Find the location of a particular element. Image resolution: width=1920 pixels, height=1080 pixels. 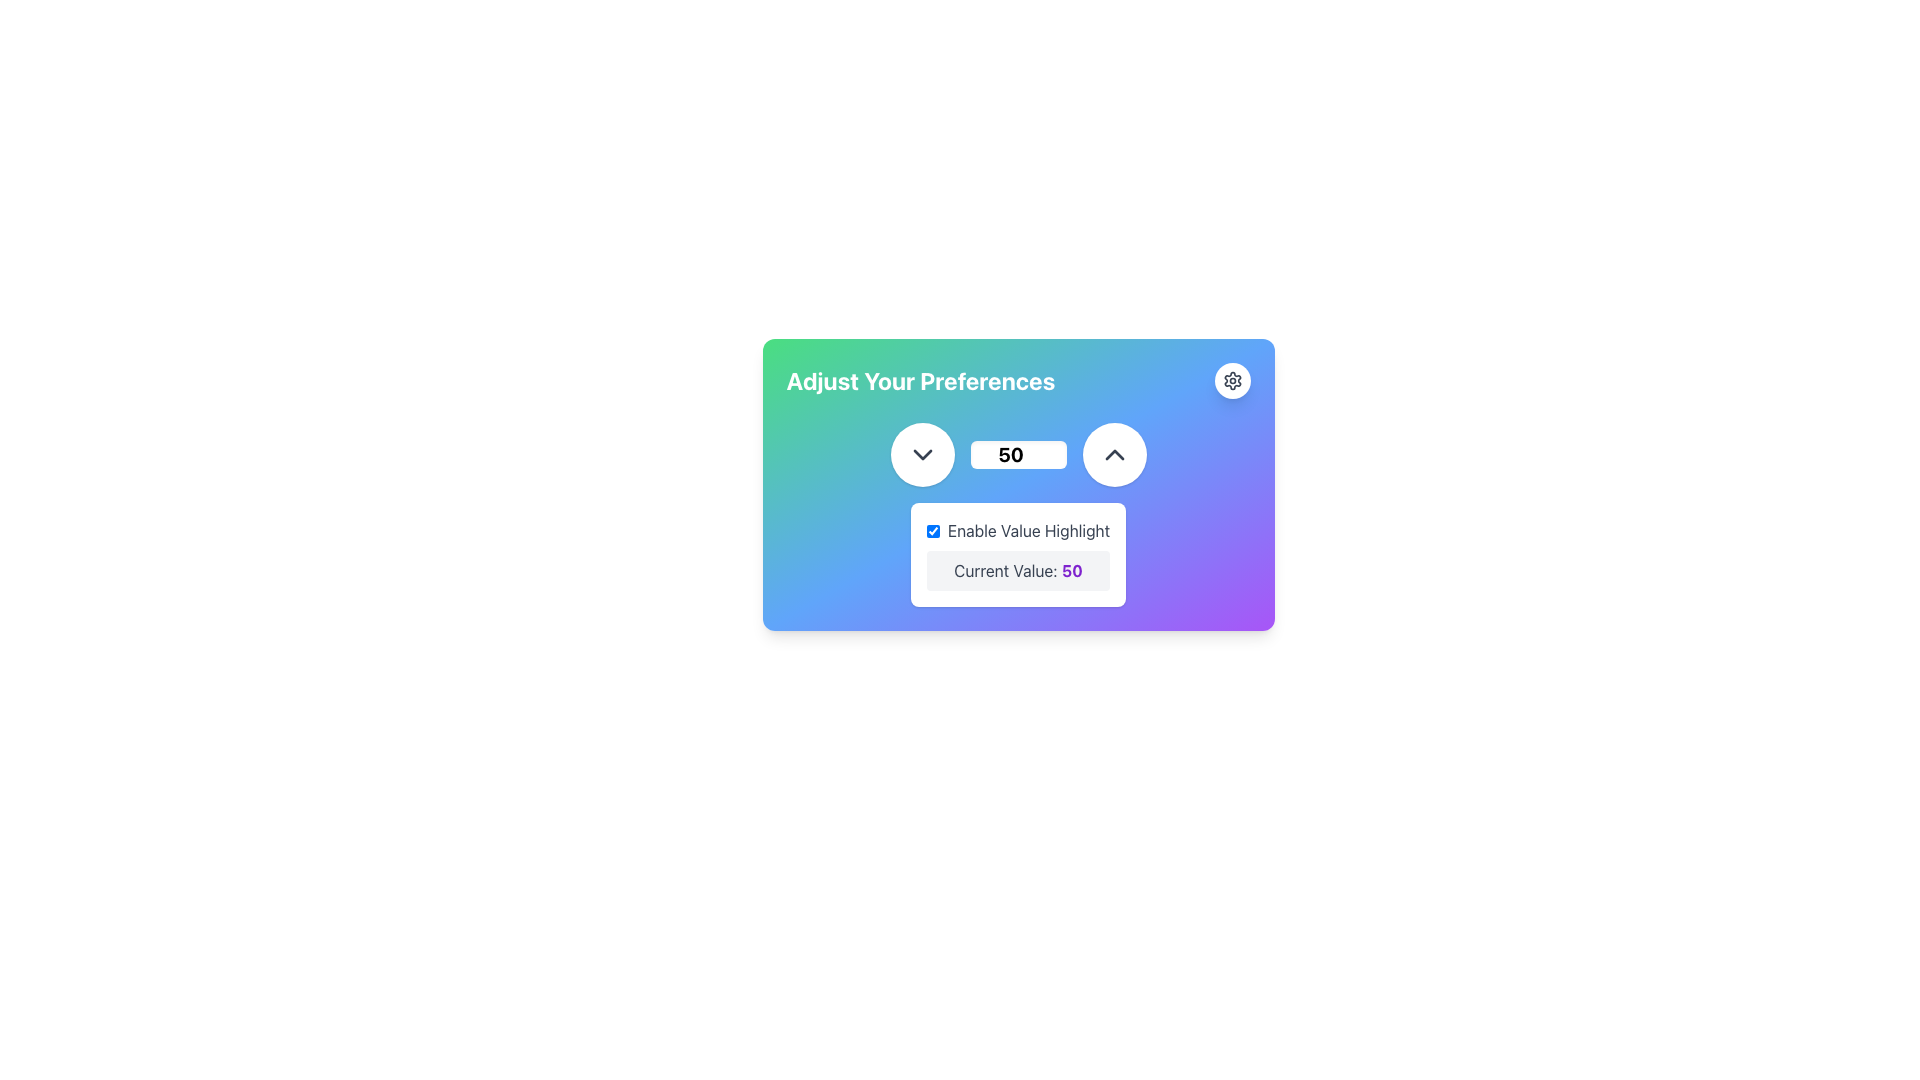

the downward-pointing chevron icon, which is styled with a thin black outline on a white background, located within a circular button at the far left of the horizontal row of controls is located at coordinates (921, 455).